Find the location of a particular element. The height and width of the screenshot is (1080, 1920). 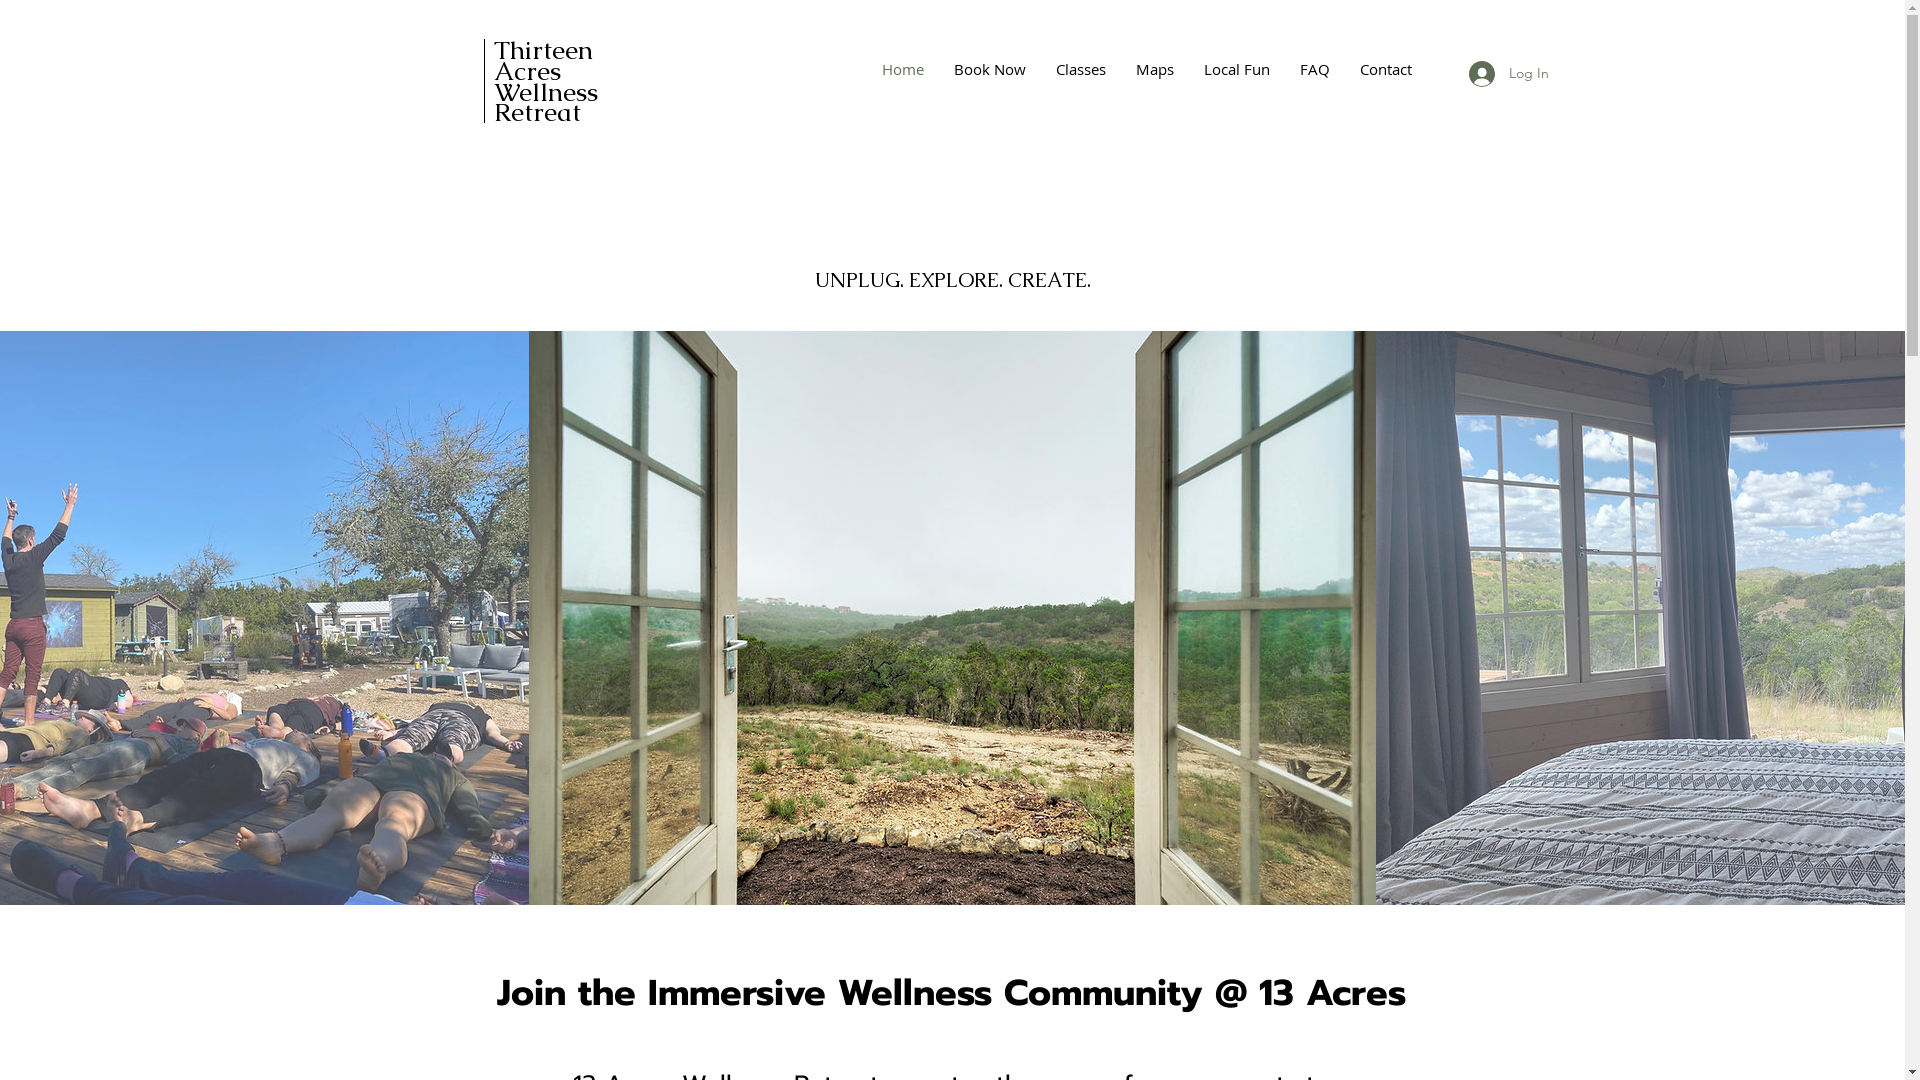

'Home' is located at coordinates (901, 68).